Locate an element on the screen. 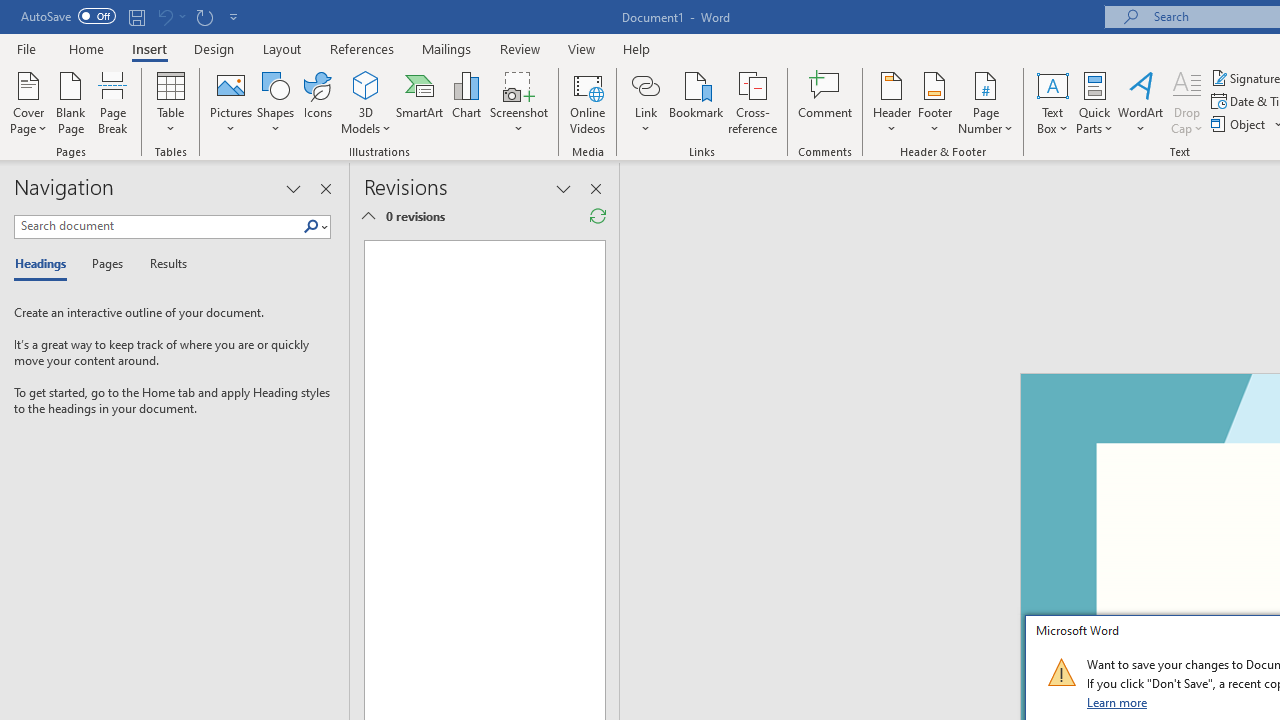 The image size is (1280, 720). 'Footer' is located at coordinates (934, 103).